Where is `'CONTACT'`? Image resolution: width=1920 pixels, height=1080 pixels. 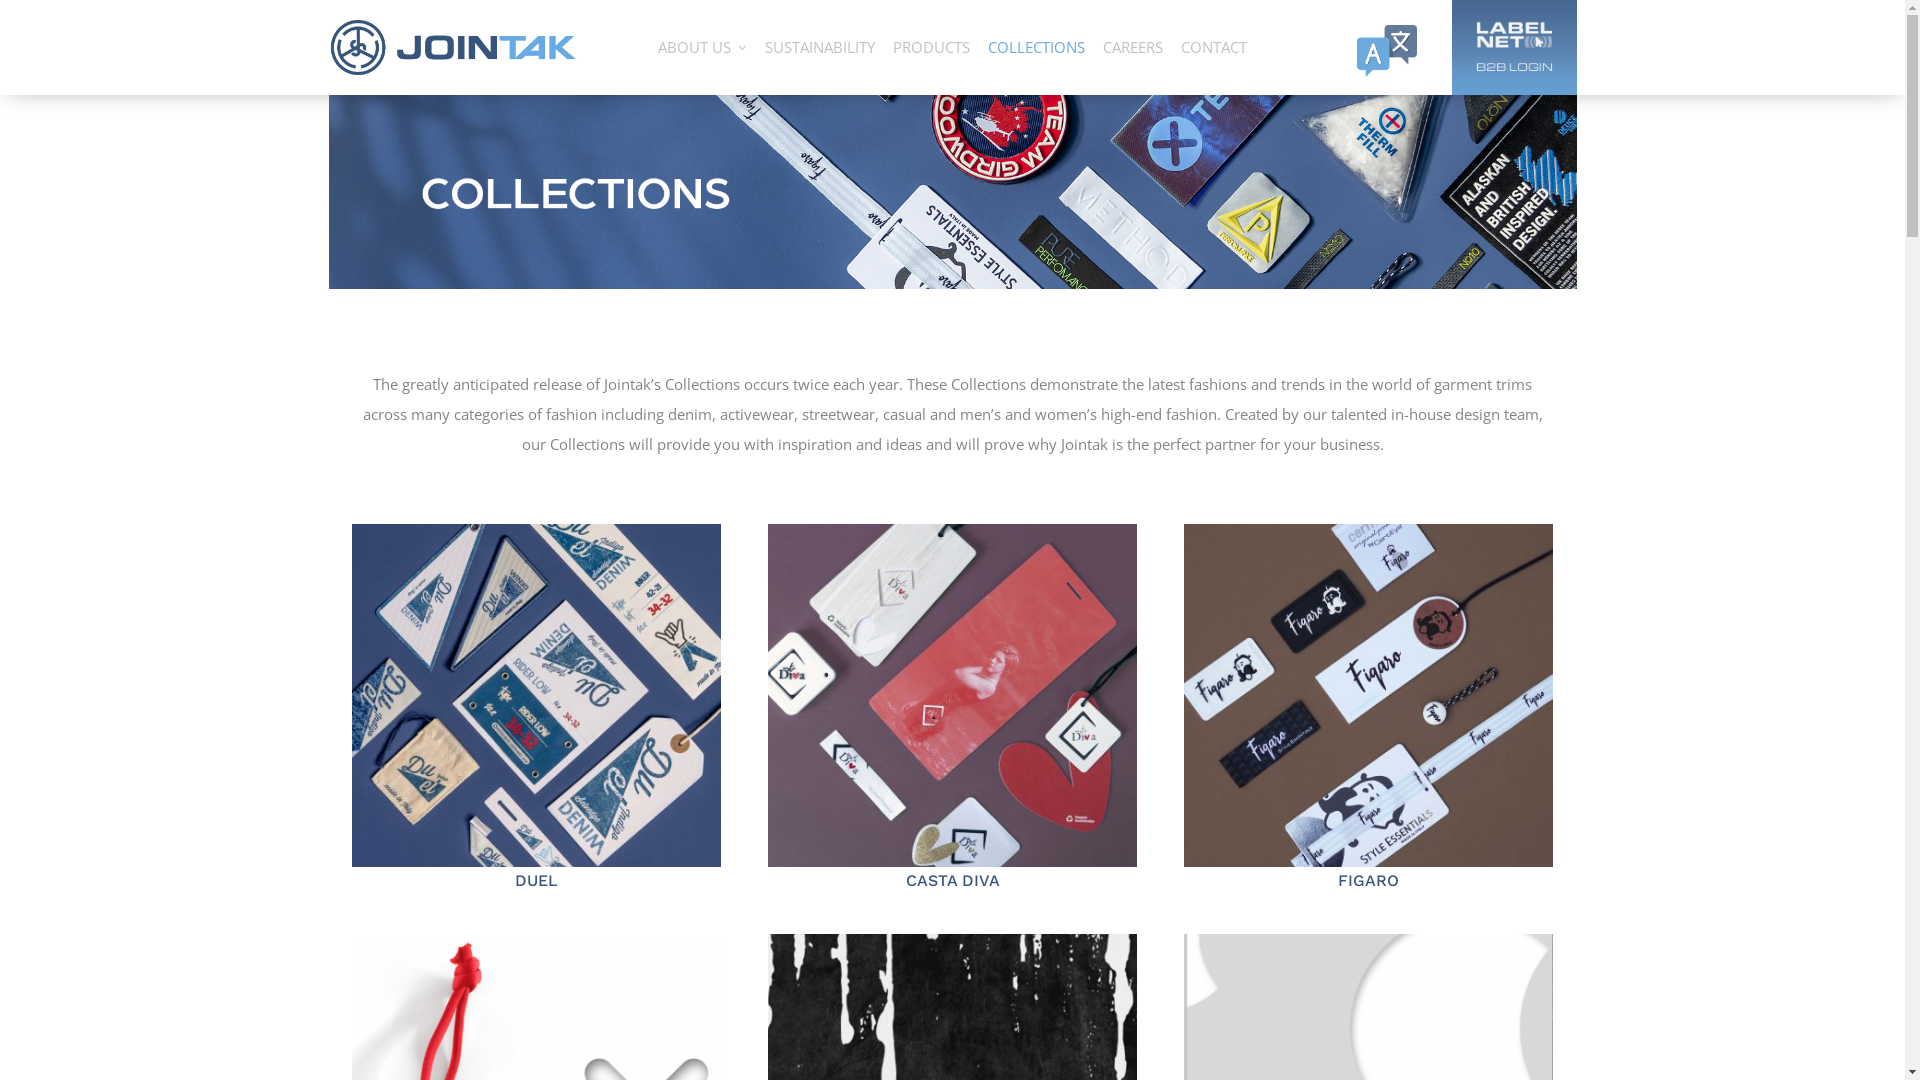 'CONTACT' is located at coordinates (1213, 46).